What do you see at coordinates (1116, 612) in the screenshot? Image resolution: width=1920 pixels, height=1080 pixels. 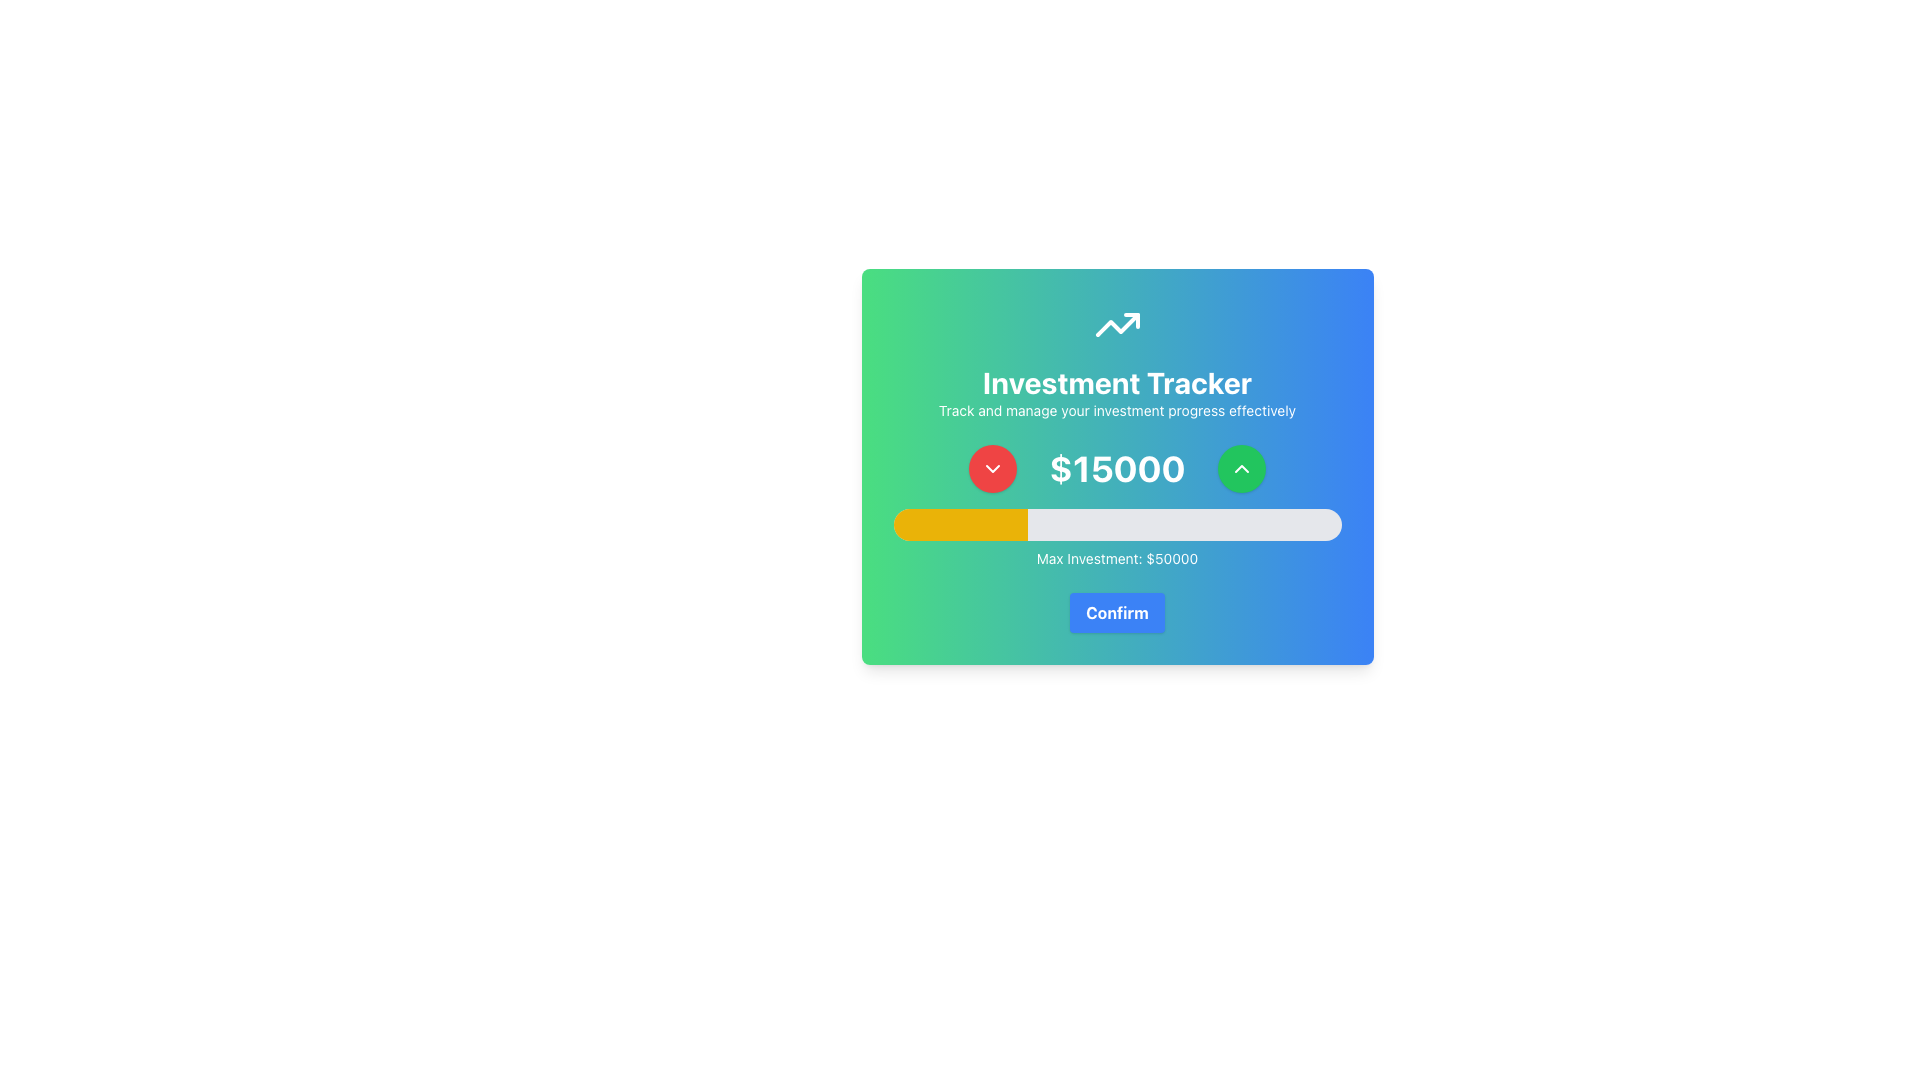 I see `the 'Confirm' button with a blue background and bold text located at the bottom of the investment tracking panel to confirm the inputs` at bounding box center [1116, 612].